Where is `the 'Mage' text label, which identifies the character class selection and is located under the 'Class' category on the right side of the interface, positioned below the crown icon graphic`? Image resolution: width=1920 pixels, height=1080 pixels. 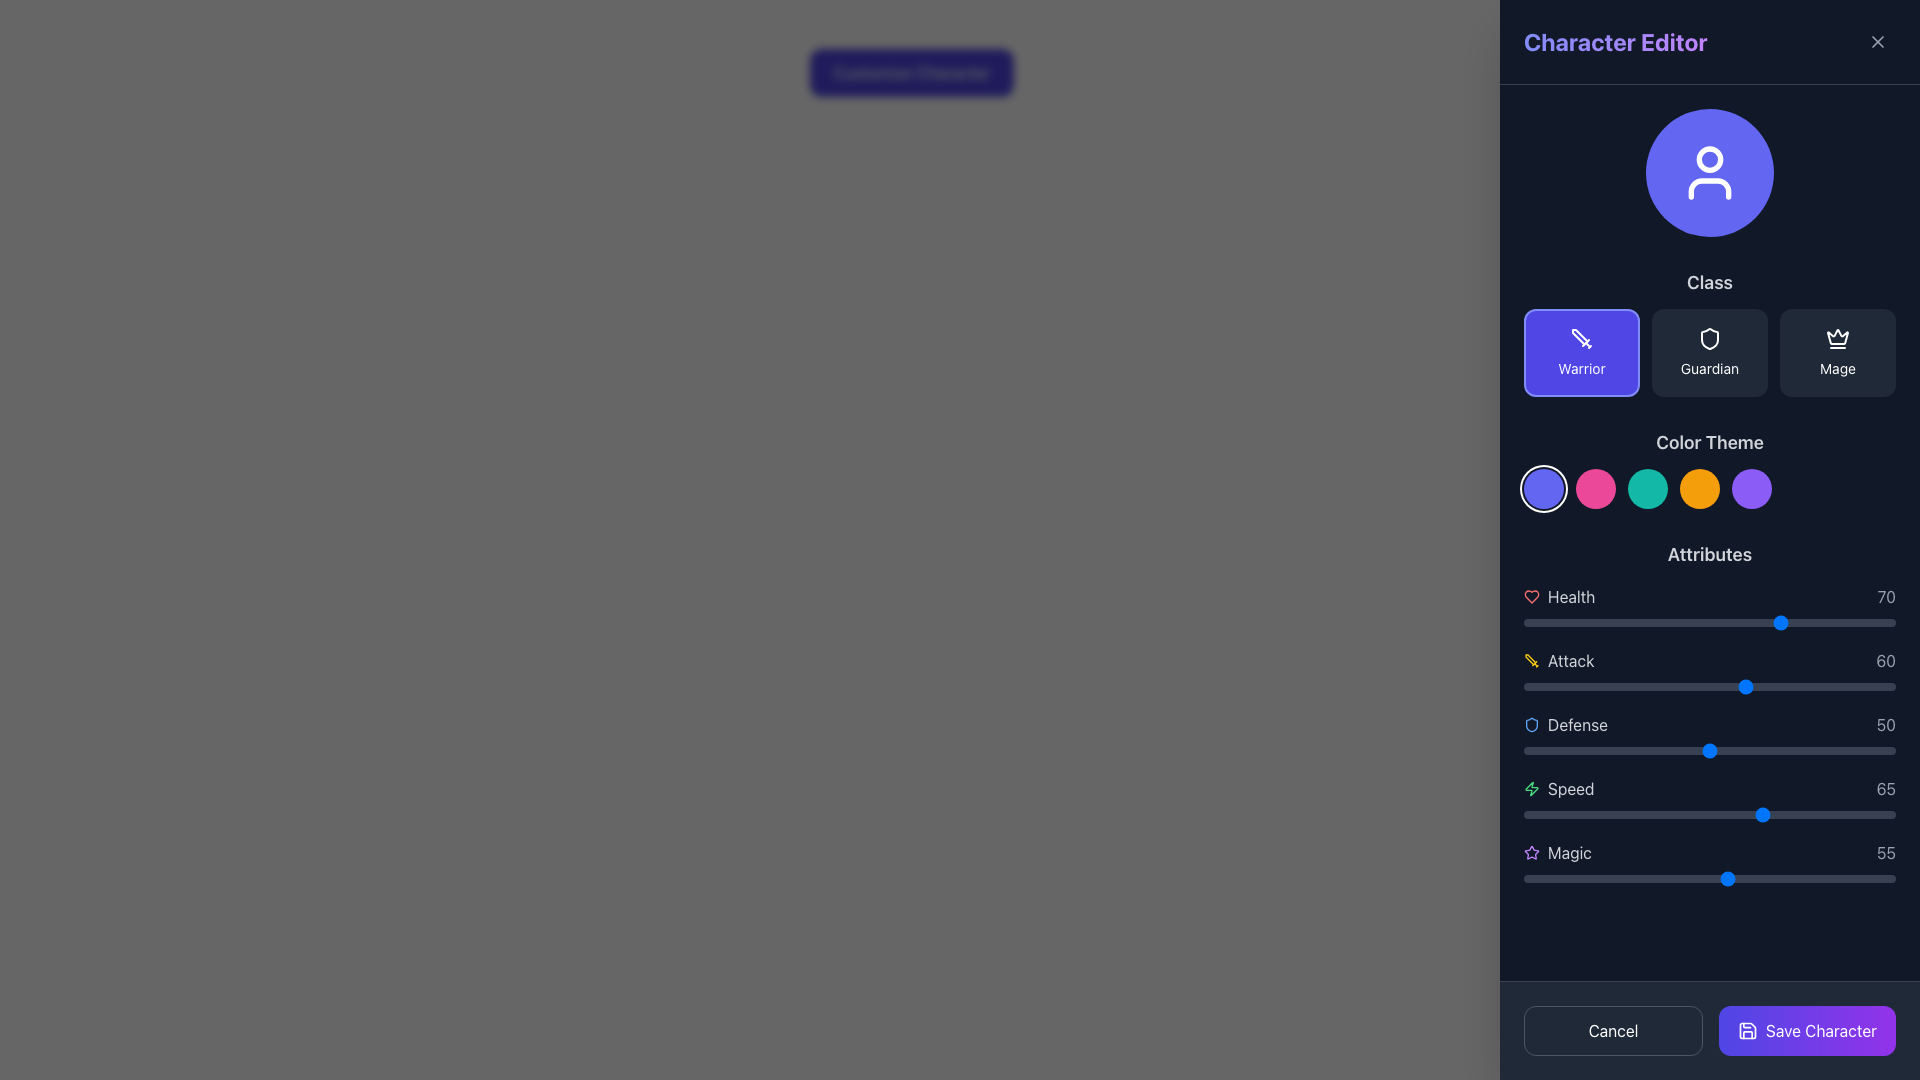 the 'Mage' text label, which identifies the character class selection and is located under the 'Class' category on the right side of the interface, positioned below the crown icon graphic is located at coordinates (1838, 369).